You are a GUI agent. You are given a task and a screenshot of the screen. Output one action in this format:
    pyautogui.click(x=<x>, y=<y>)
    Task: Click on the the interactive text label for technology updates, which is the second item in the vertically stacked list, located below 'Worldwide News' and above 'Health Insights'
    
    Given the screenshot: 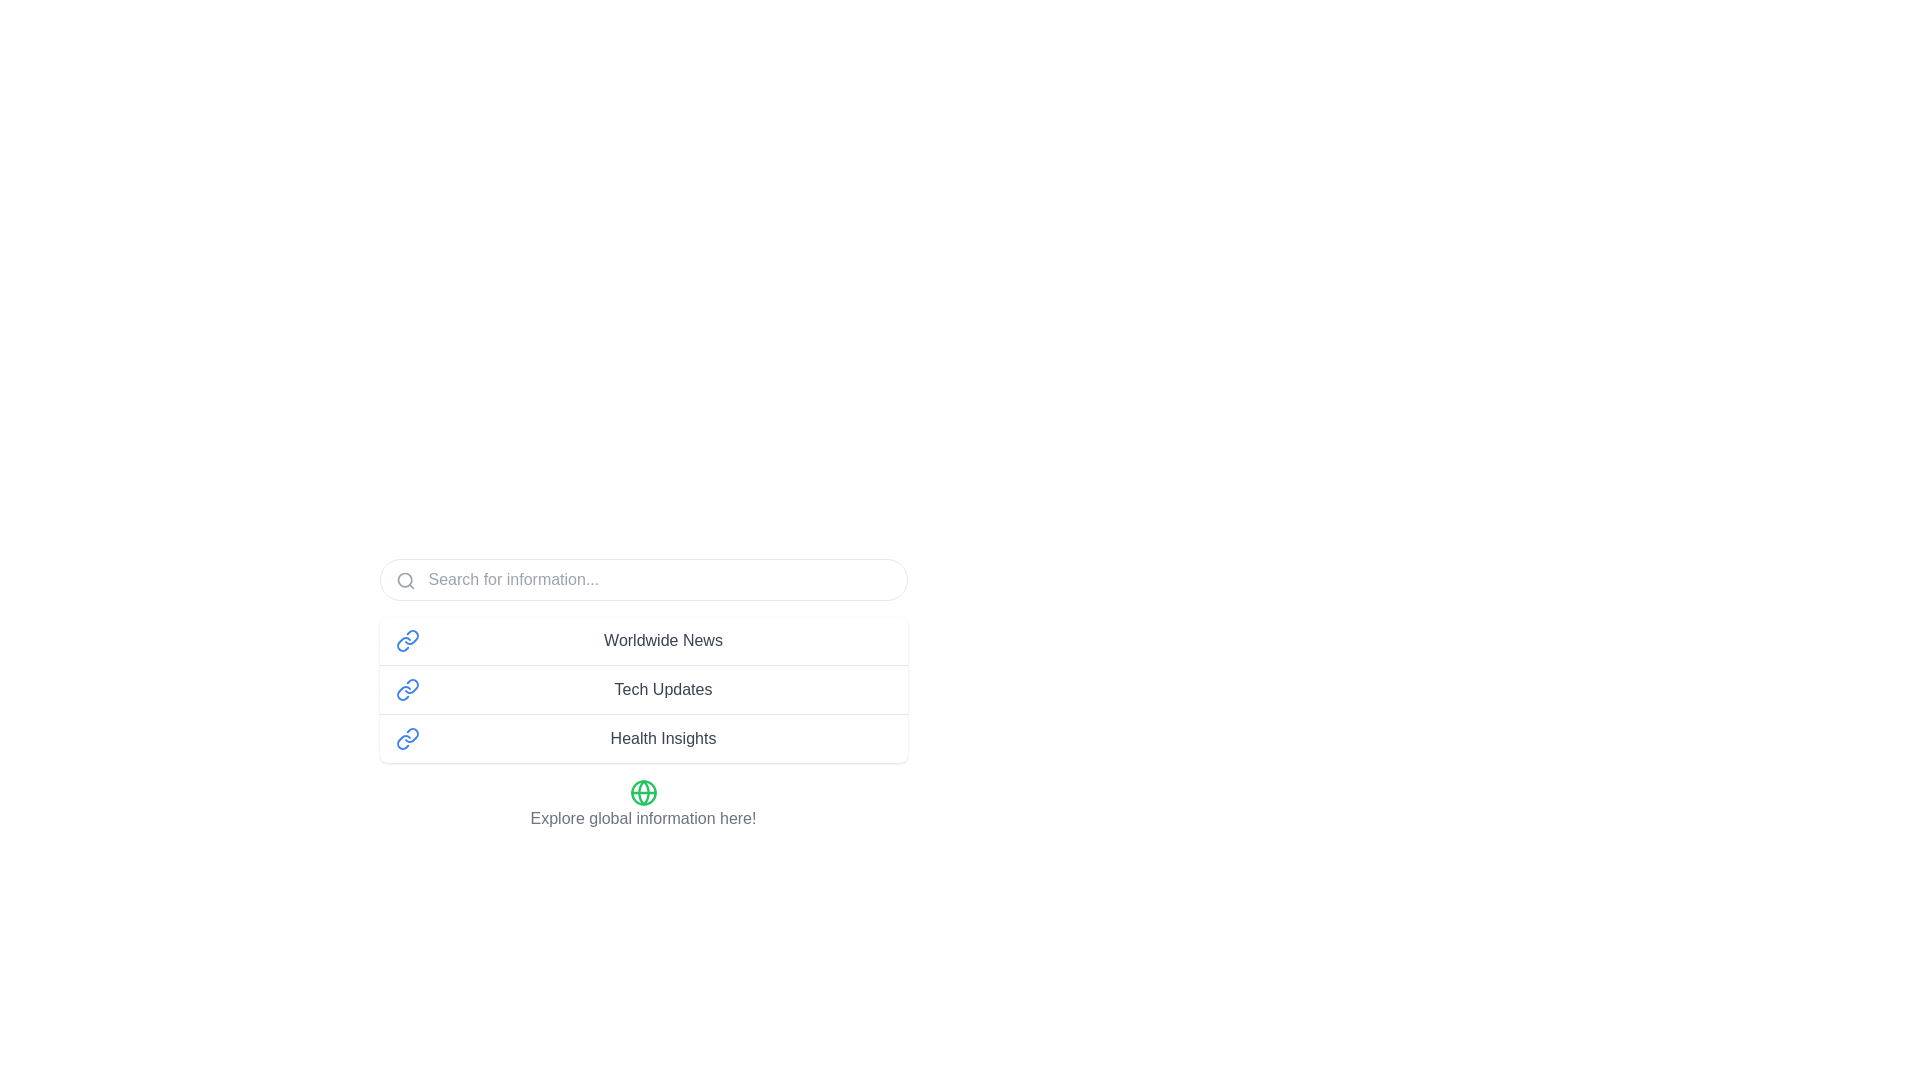 What is the action you would take?
    pyautogui.click(x=643, y=693)
    